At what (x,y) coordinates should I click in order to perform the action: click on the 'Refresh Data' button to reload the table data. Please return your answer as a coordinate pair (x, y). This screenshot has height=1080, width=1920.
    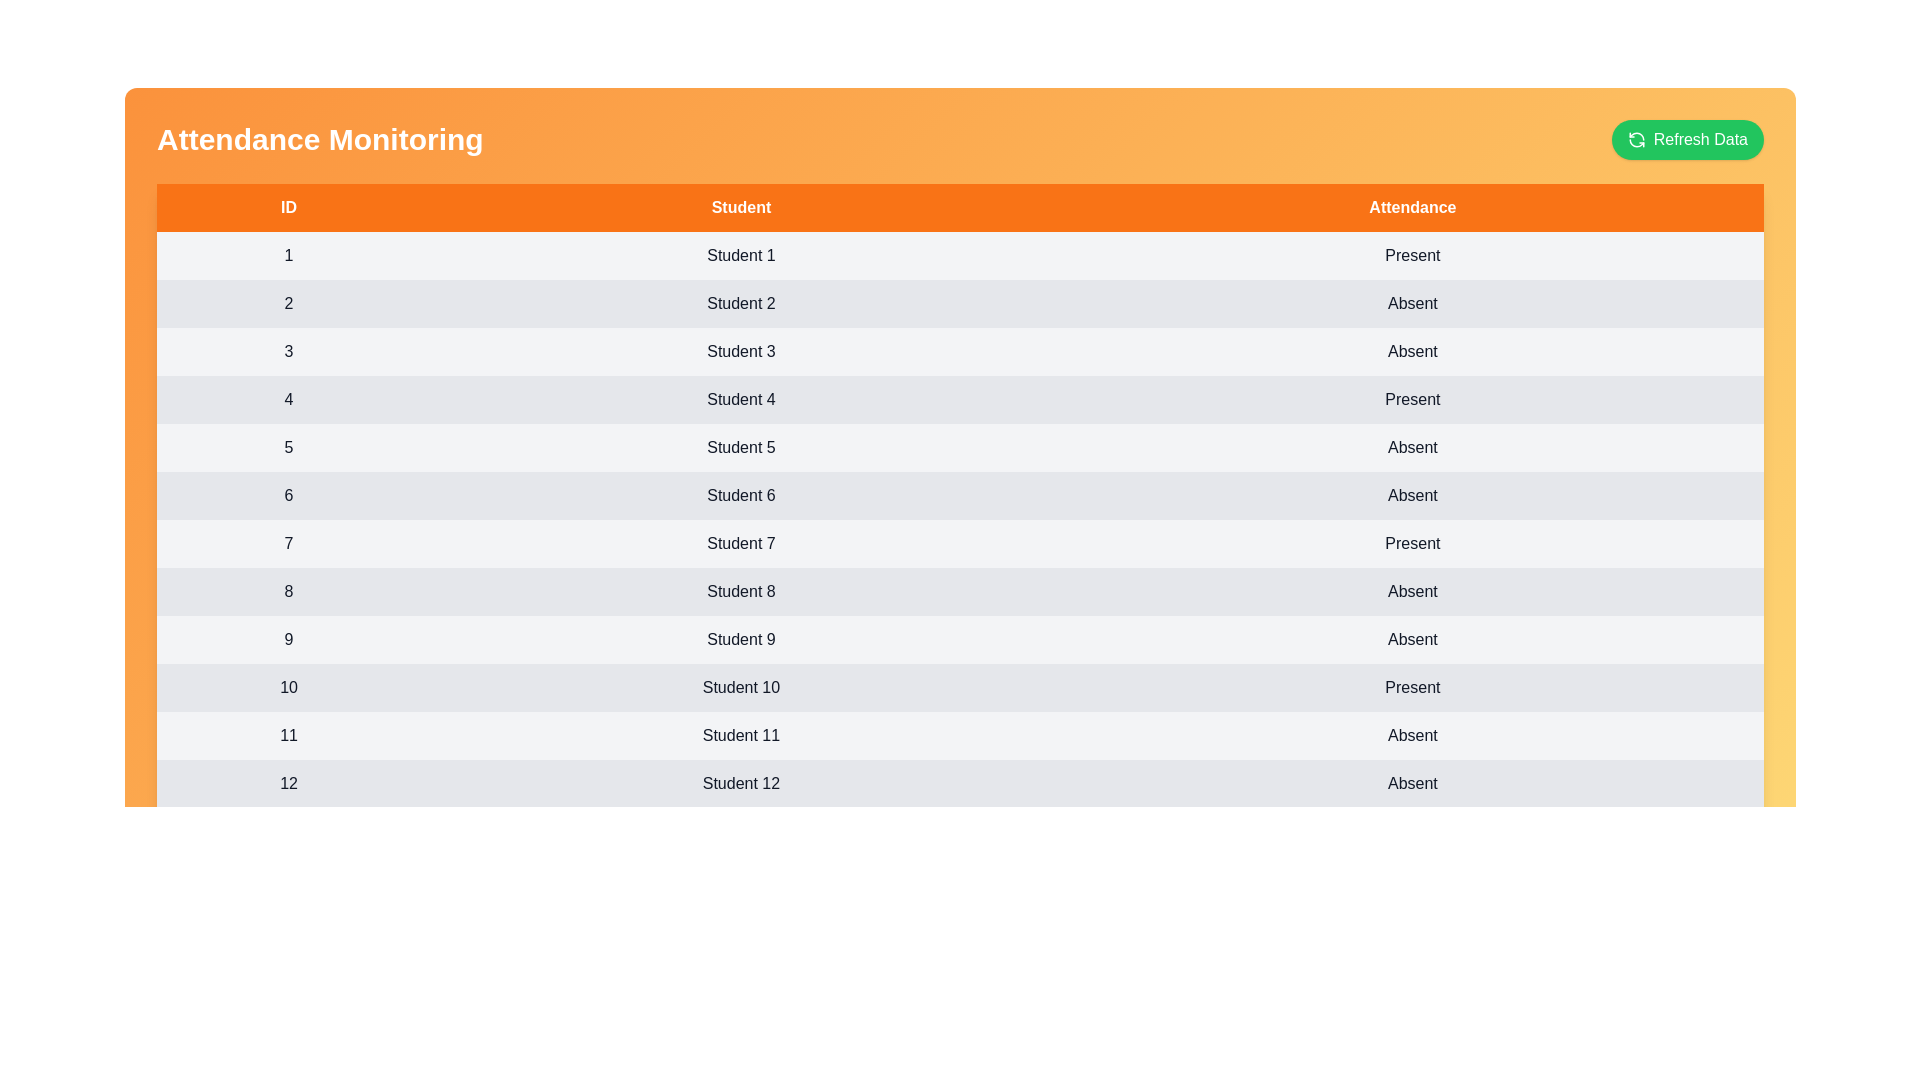
    Looking at the image, I should click on (1686, 138).